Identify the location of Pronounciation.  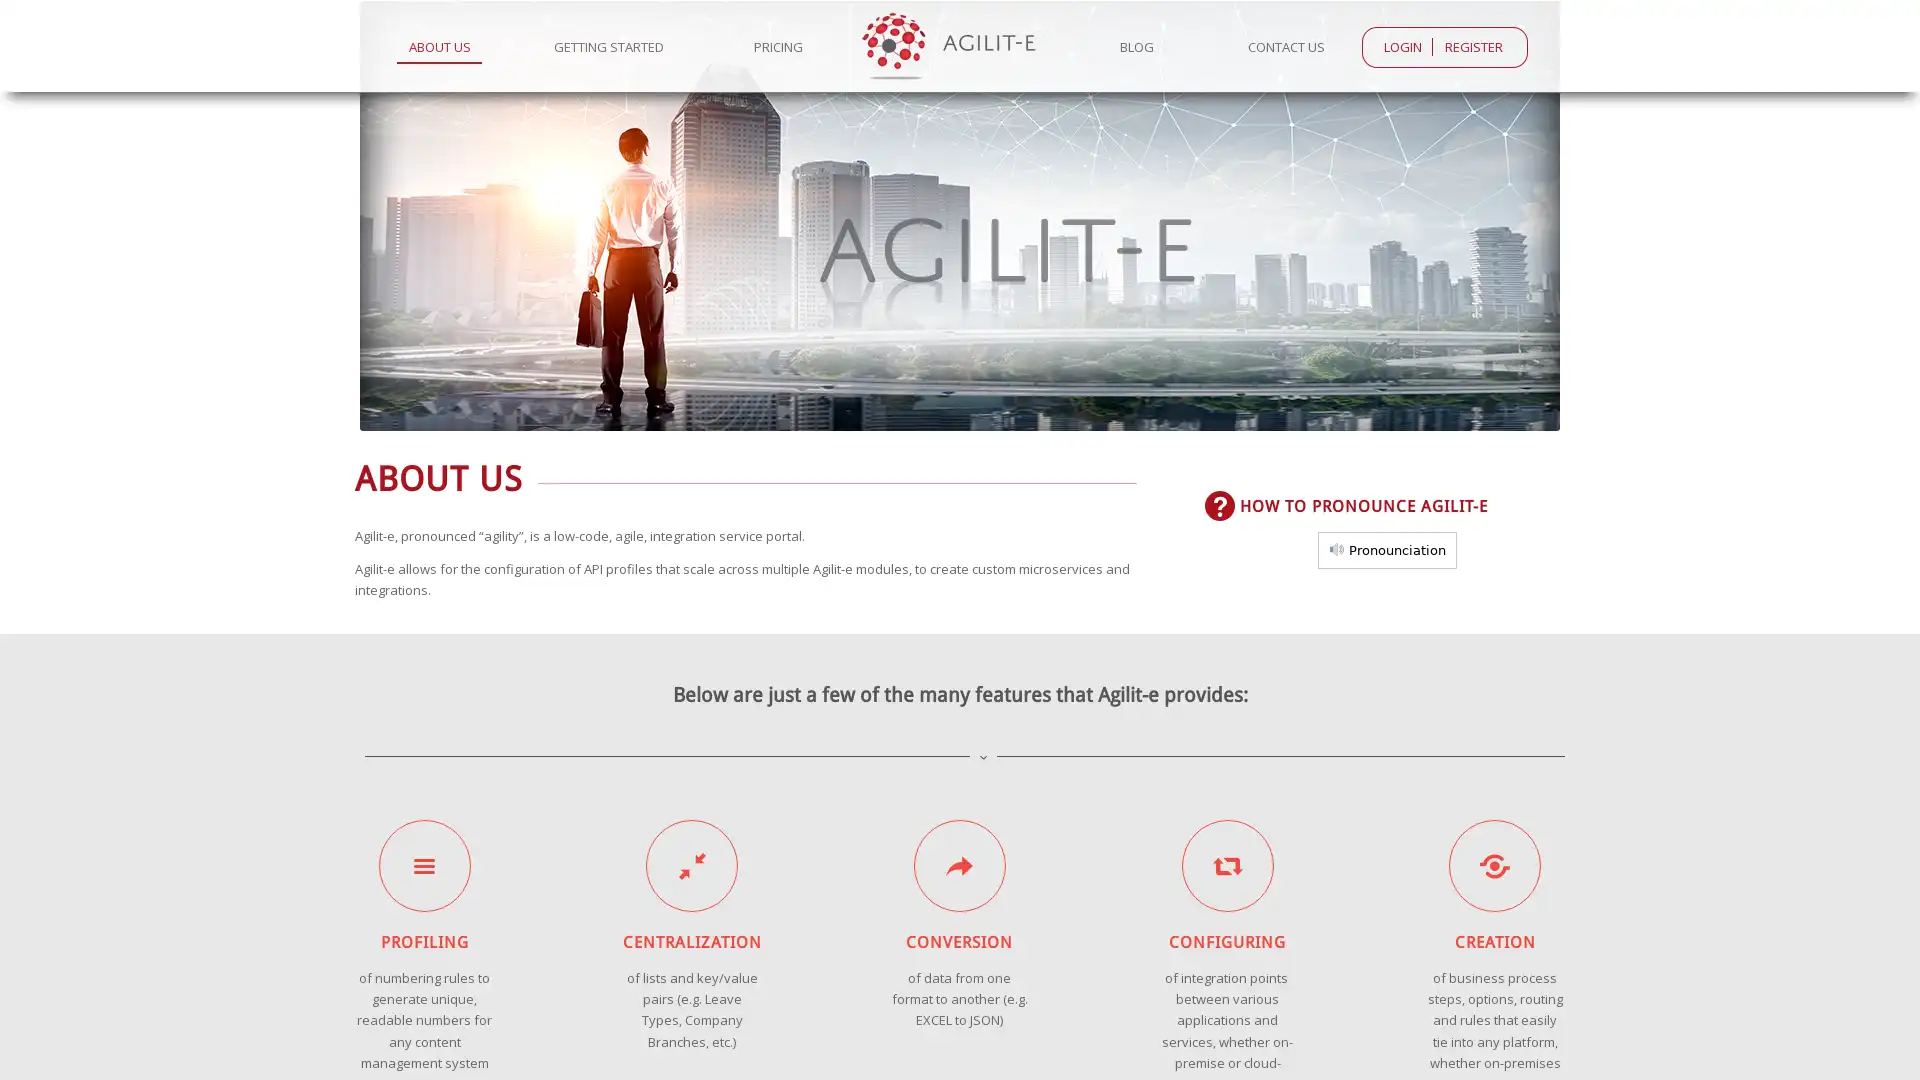
(1386, 549).